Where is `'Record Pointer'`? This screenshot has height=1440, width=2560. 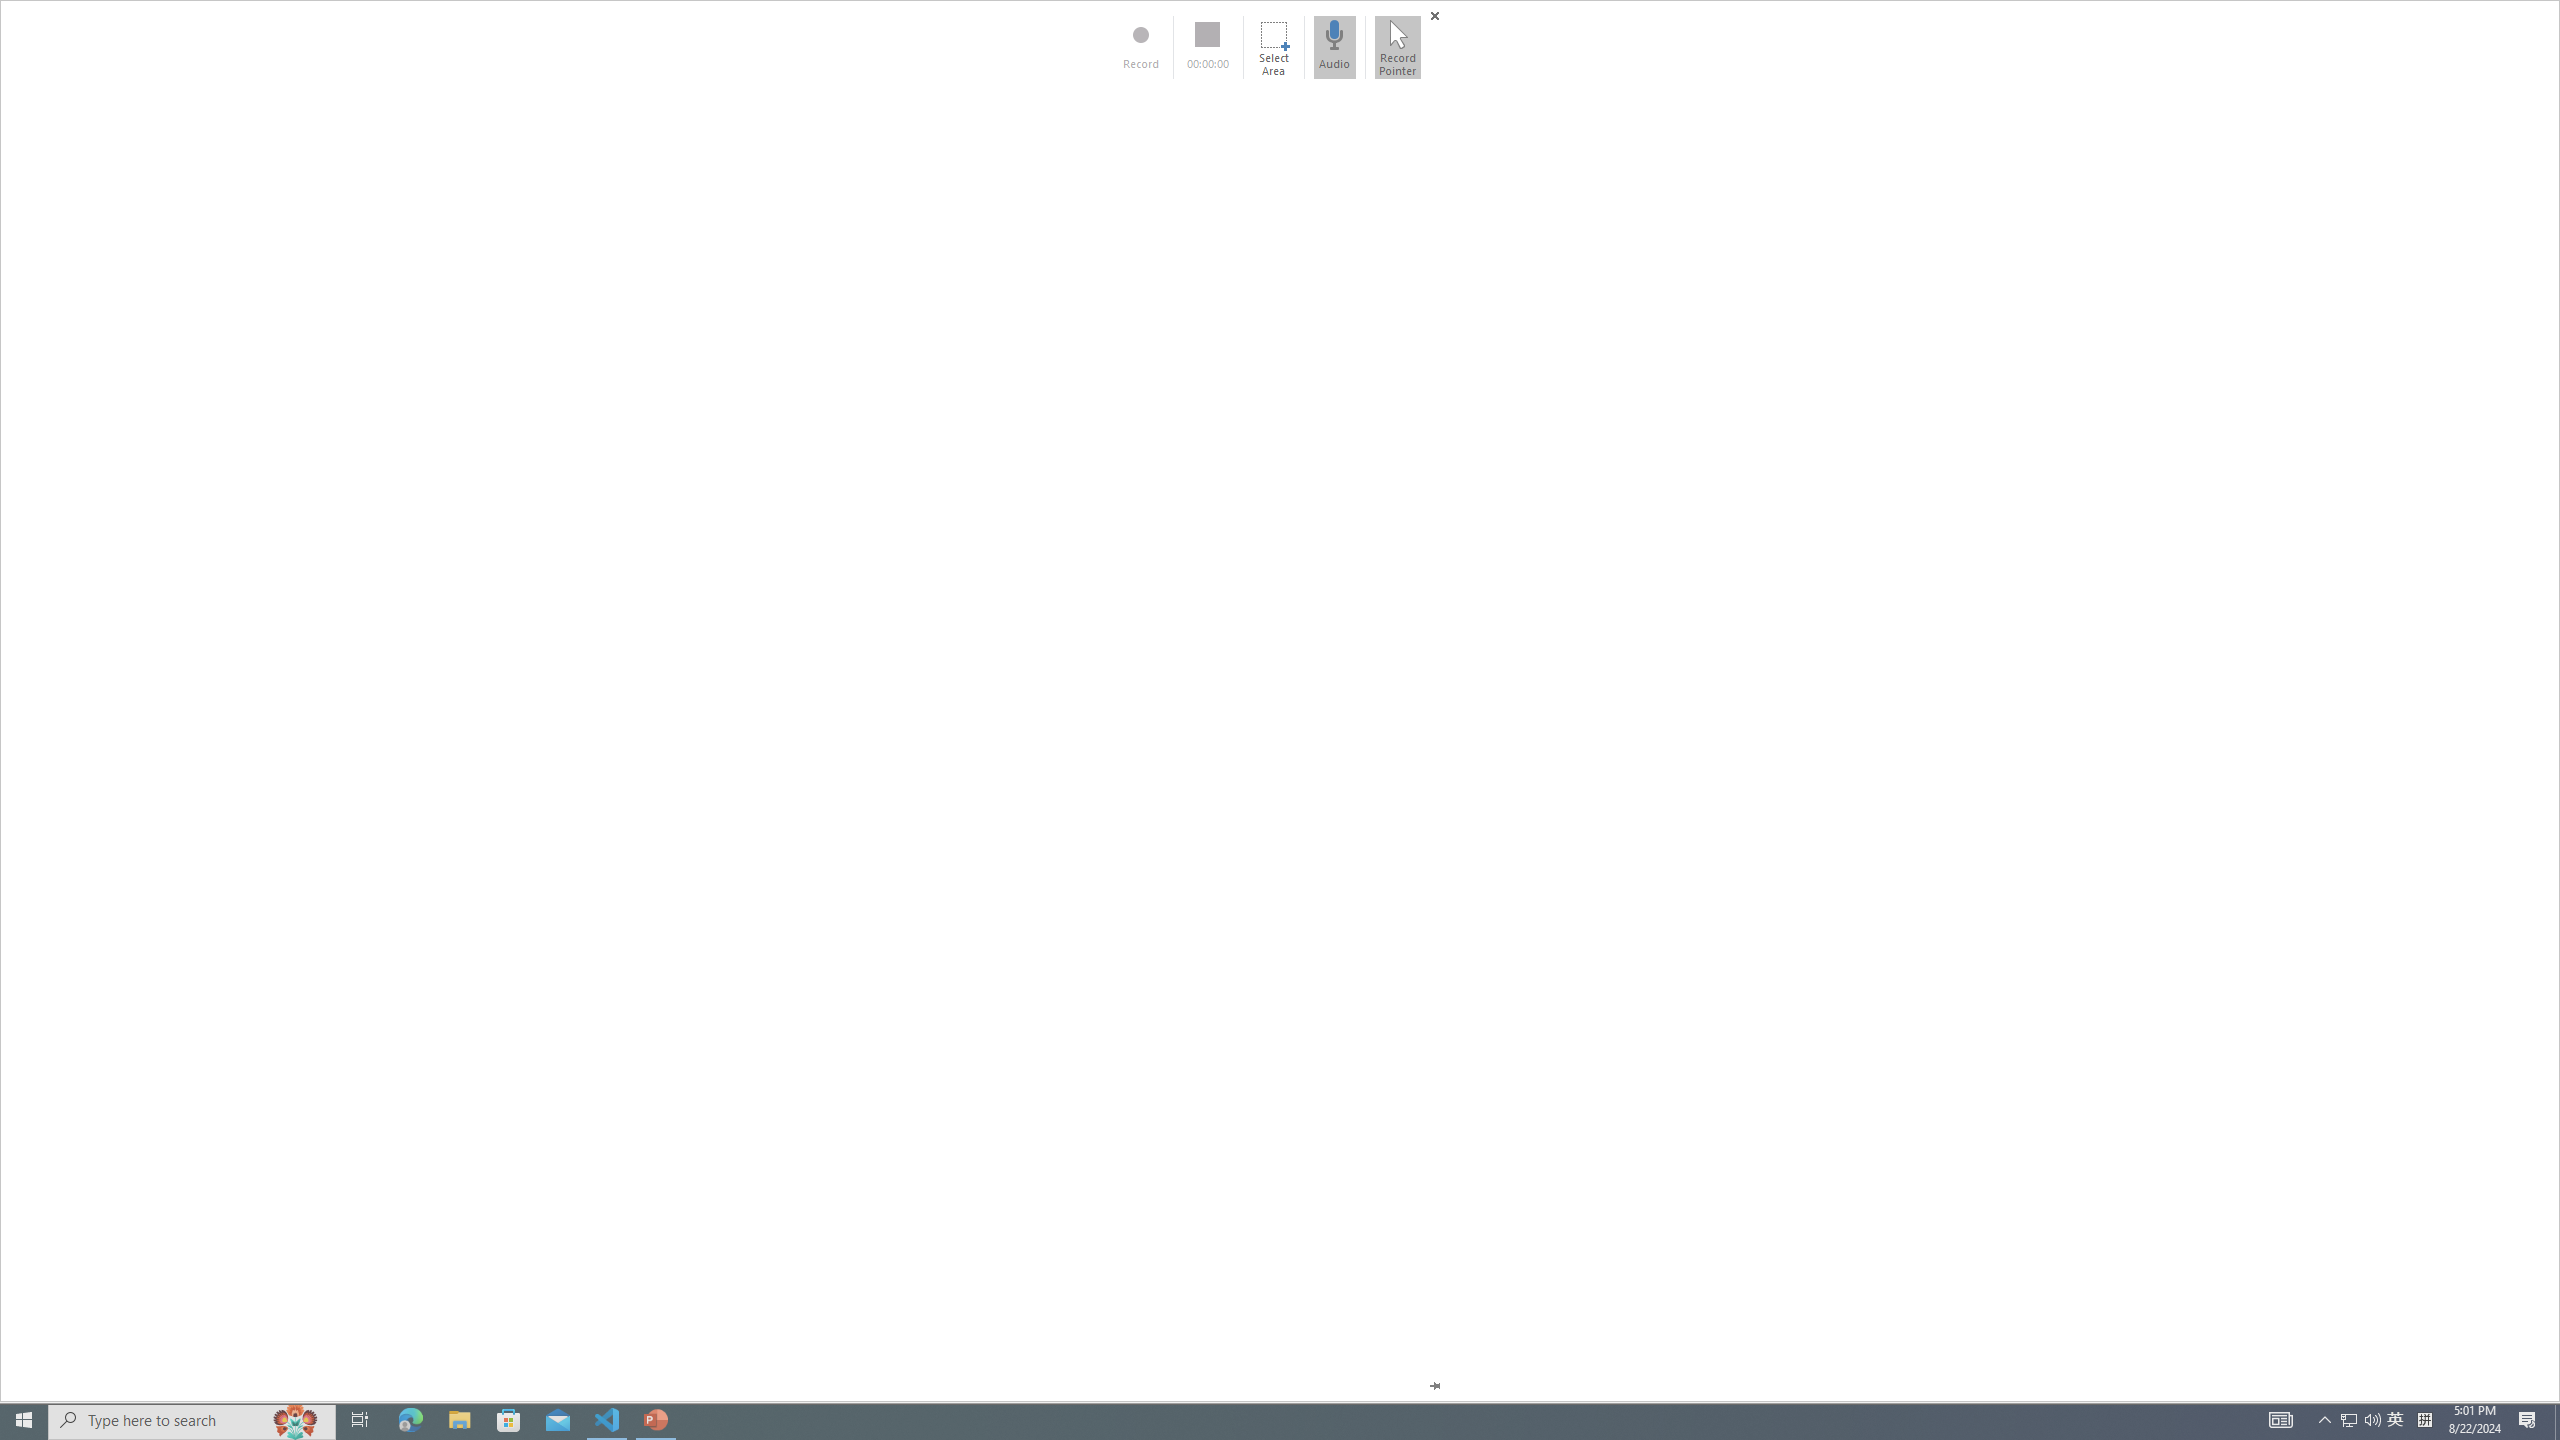
'Record Pointer' is located at coordinates (1397, 46).